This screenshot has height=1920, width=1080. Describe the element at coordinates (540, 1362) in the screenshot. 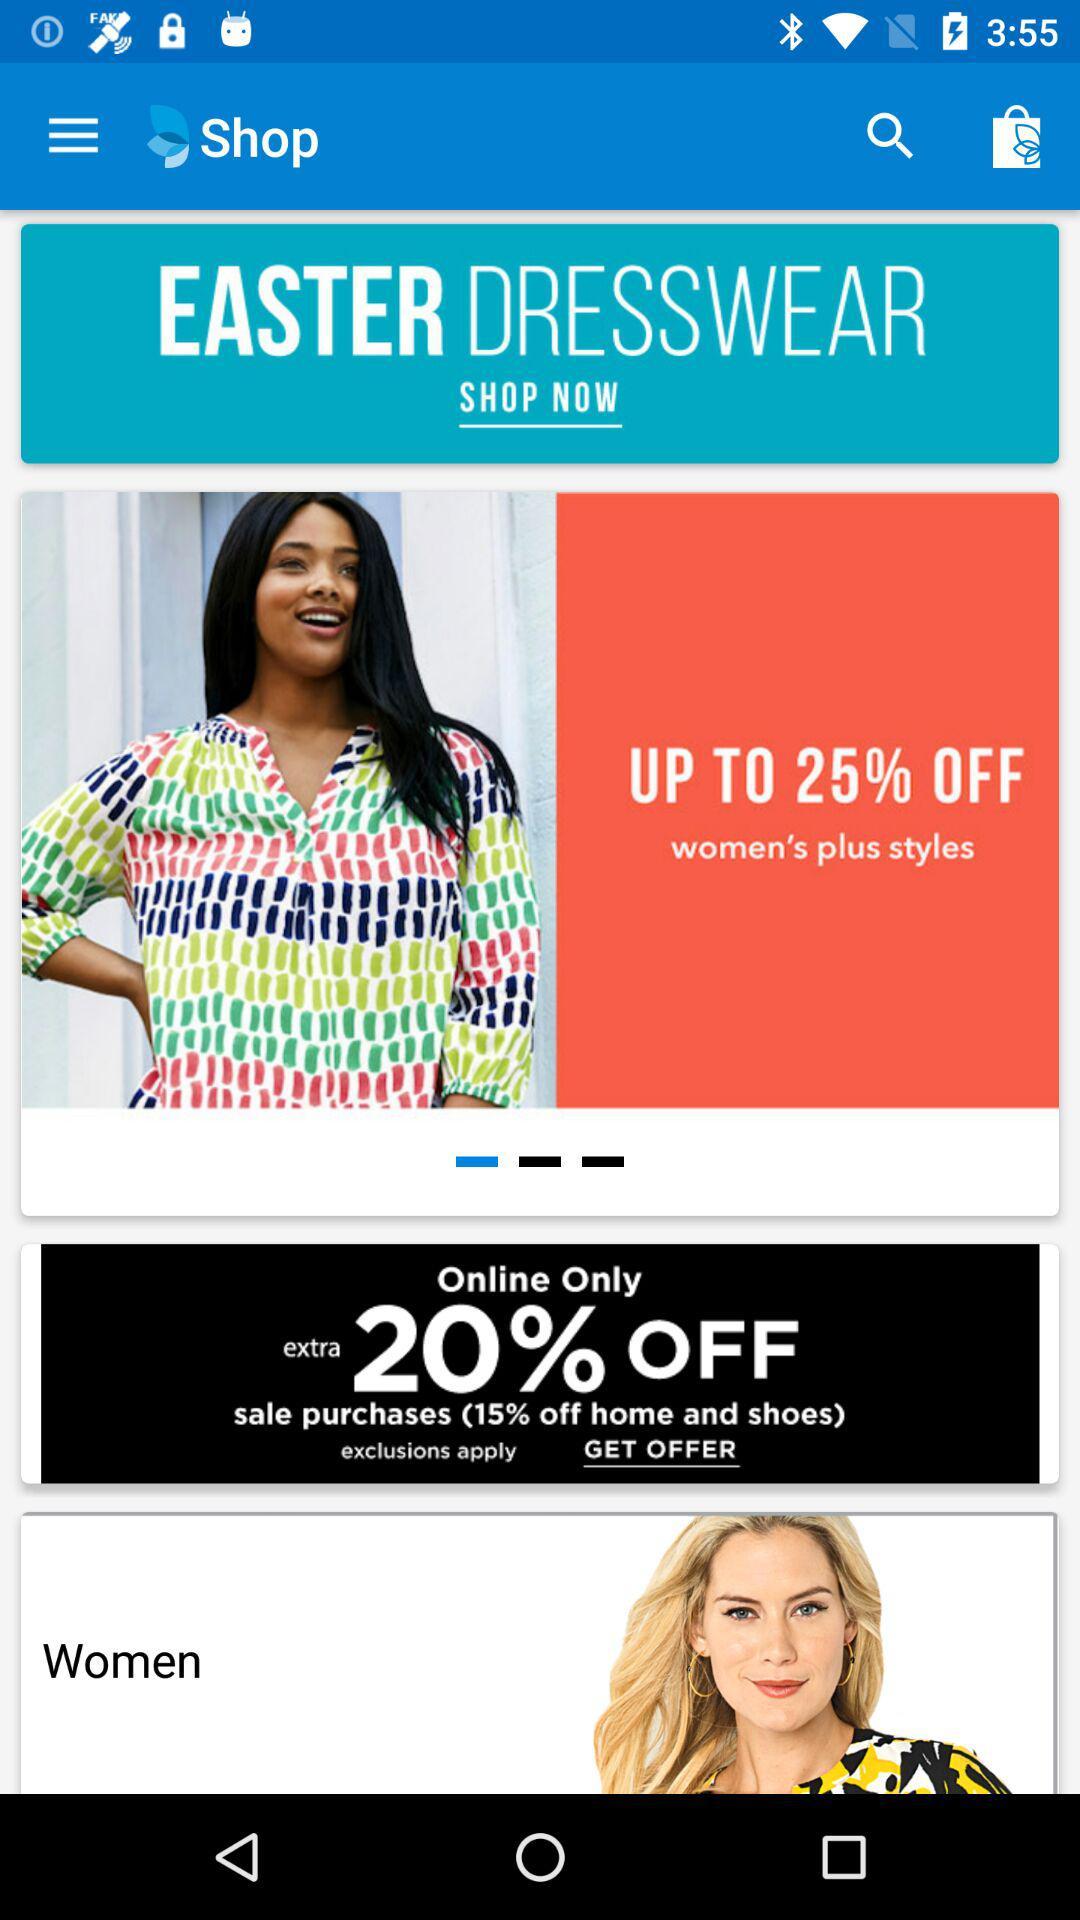

I see `20 off at the bottom` at that location.